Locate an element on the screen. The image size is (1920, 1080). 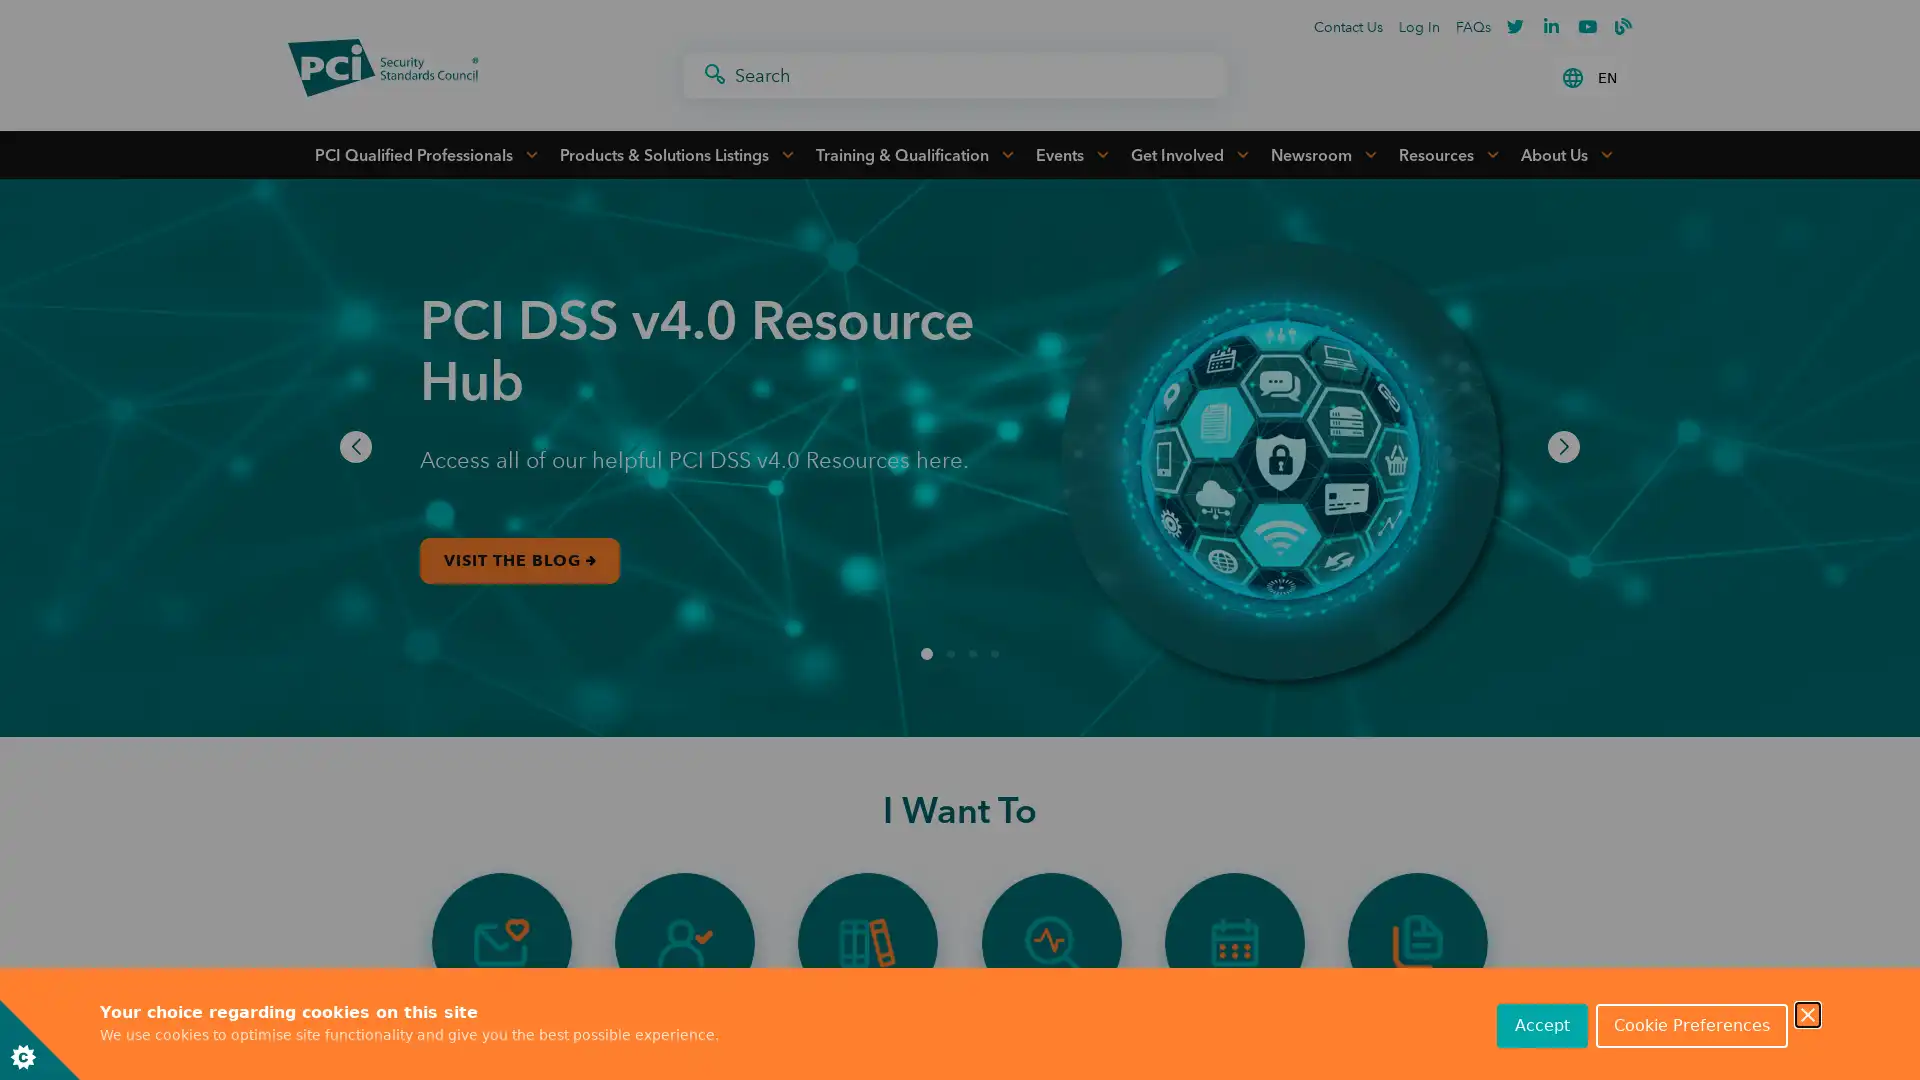
Twitter is located at coordinates (1515, 25).